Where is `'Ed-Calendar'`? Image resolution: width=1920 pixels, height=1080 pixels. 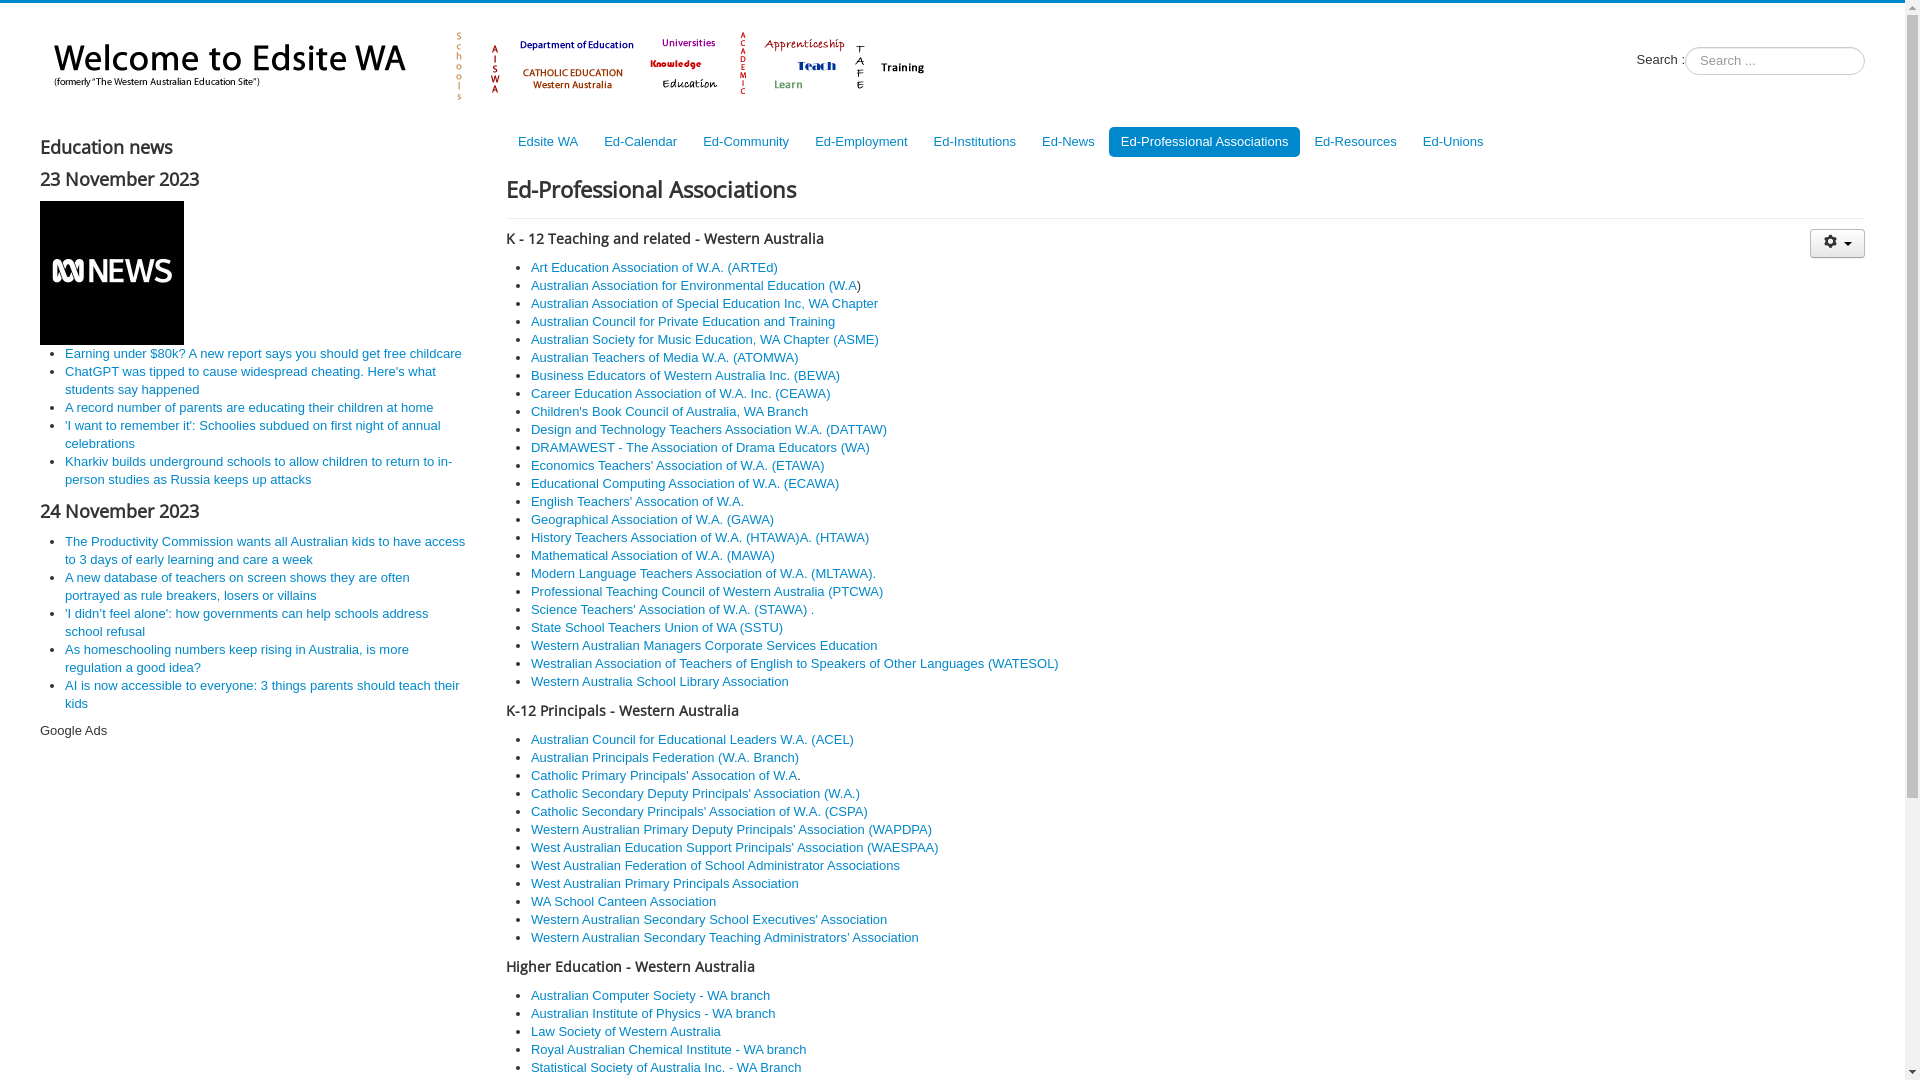 'Ed-Calendar' is located at coordinates (640, 141).